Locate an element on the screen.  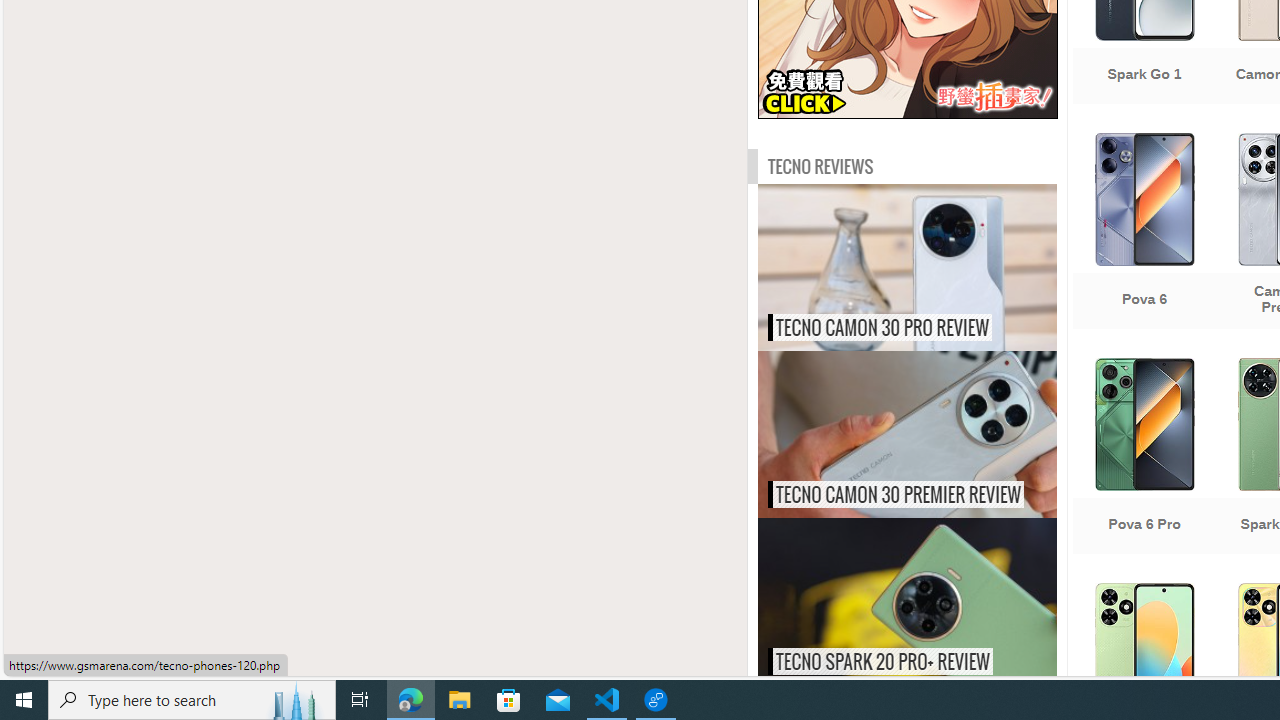
'Pova 6' is located at coordinates (1144, 232).